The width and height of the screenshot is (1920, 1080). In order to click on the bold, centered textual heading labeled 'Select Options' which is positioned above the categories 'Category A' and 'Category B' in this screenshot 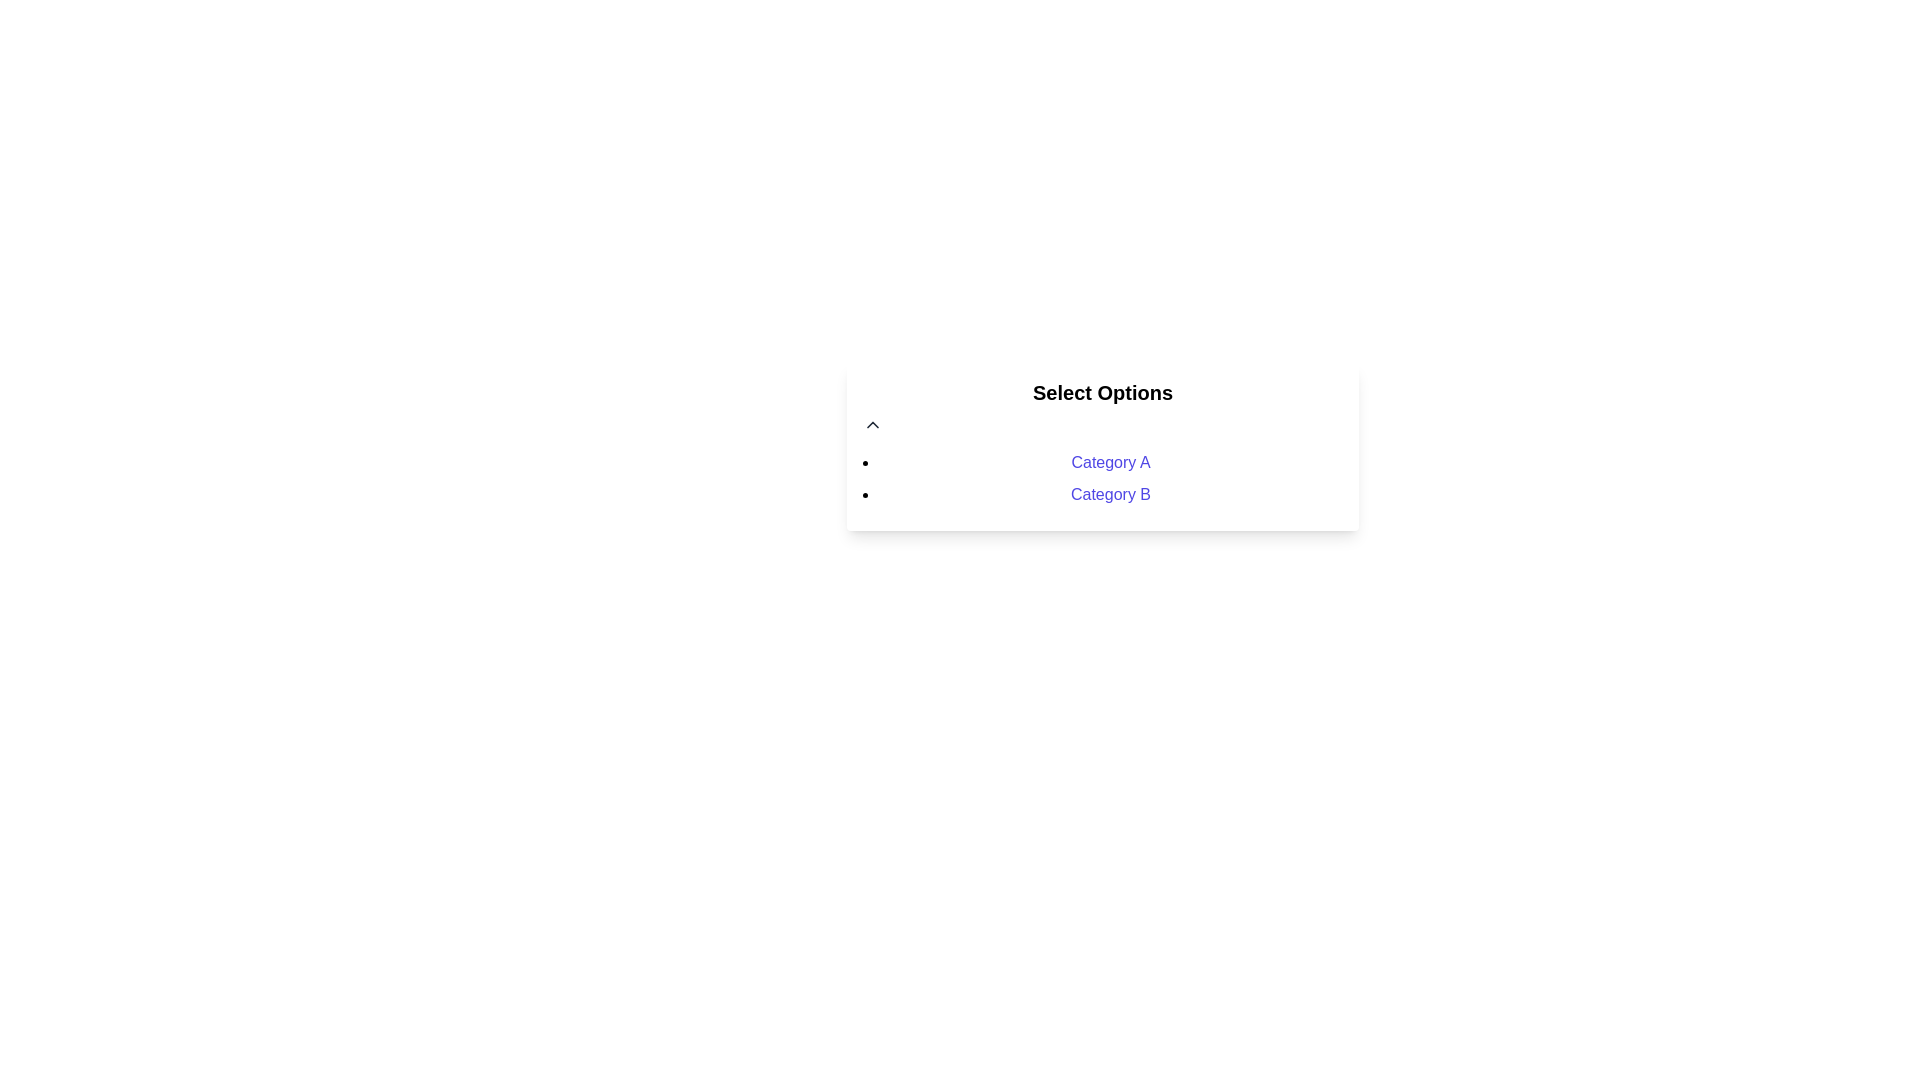, I will do `click(1102, 406)`.